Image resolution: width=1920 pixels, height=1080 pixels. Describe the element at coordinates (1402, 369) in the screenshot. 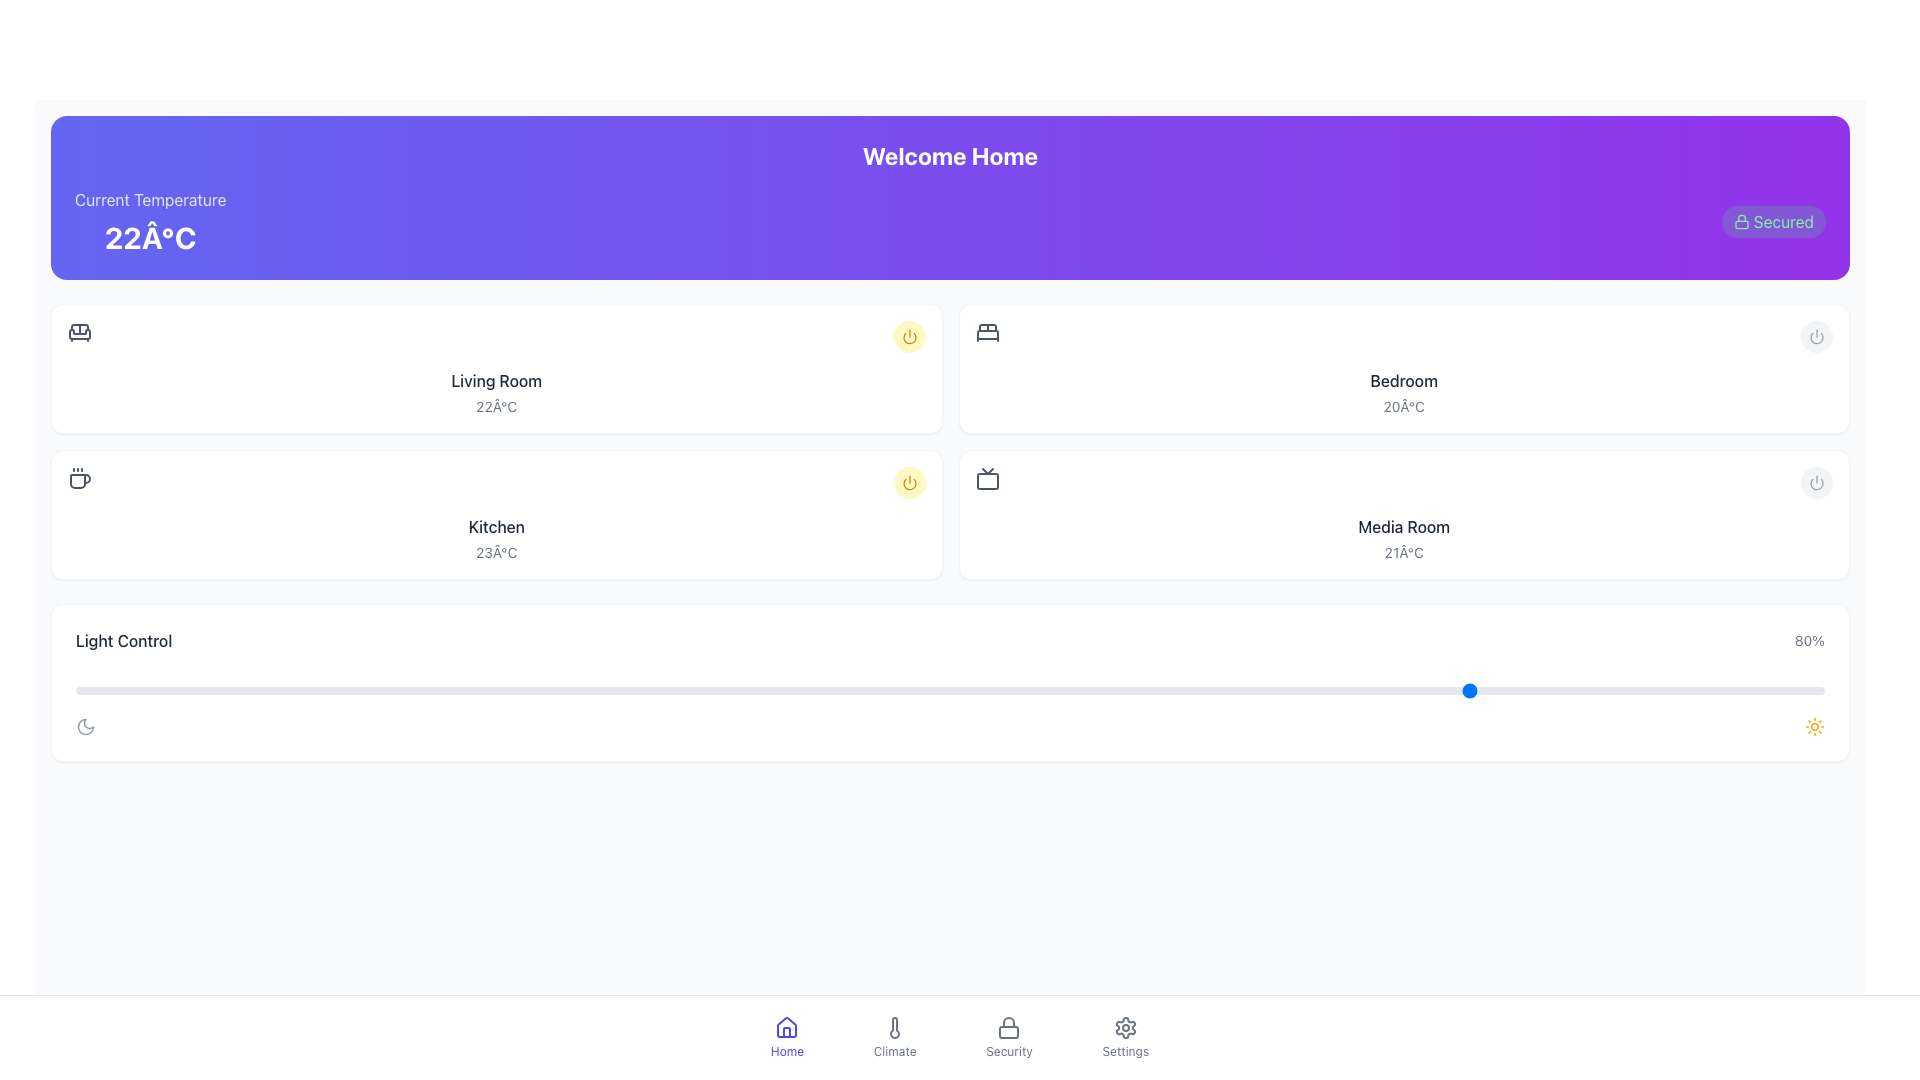

I see `the 'Bedroom' card in the home control dashboard to use the room icon for navigation` at that location.